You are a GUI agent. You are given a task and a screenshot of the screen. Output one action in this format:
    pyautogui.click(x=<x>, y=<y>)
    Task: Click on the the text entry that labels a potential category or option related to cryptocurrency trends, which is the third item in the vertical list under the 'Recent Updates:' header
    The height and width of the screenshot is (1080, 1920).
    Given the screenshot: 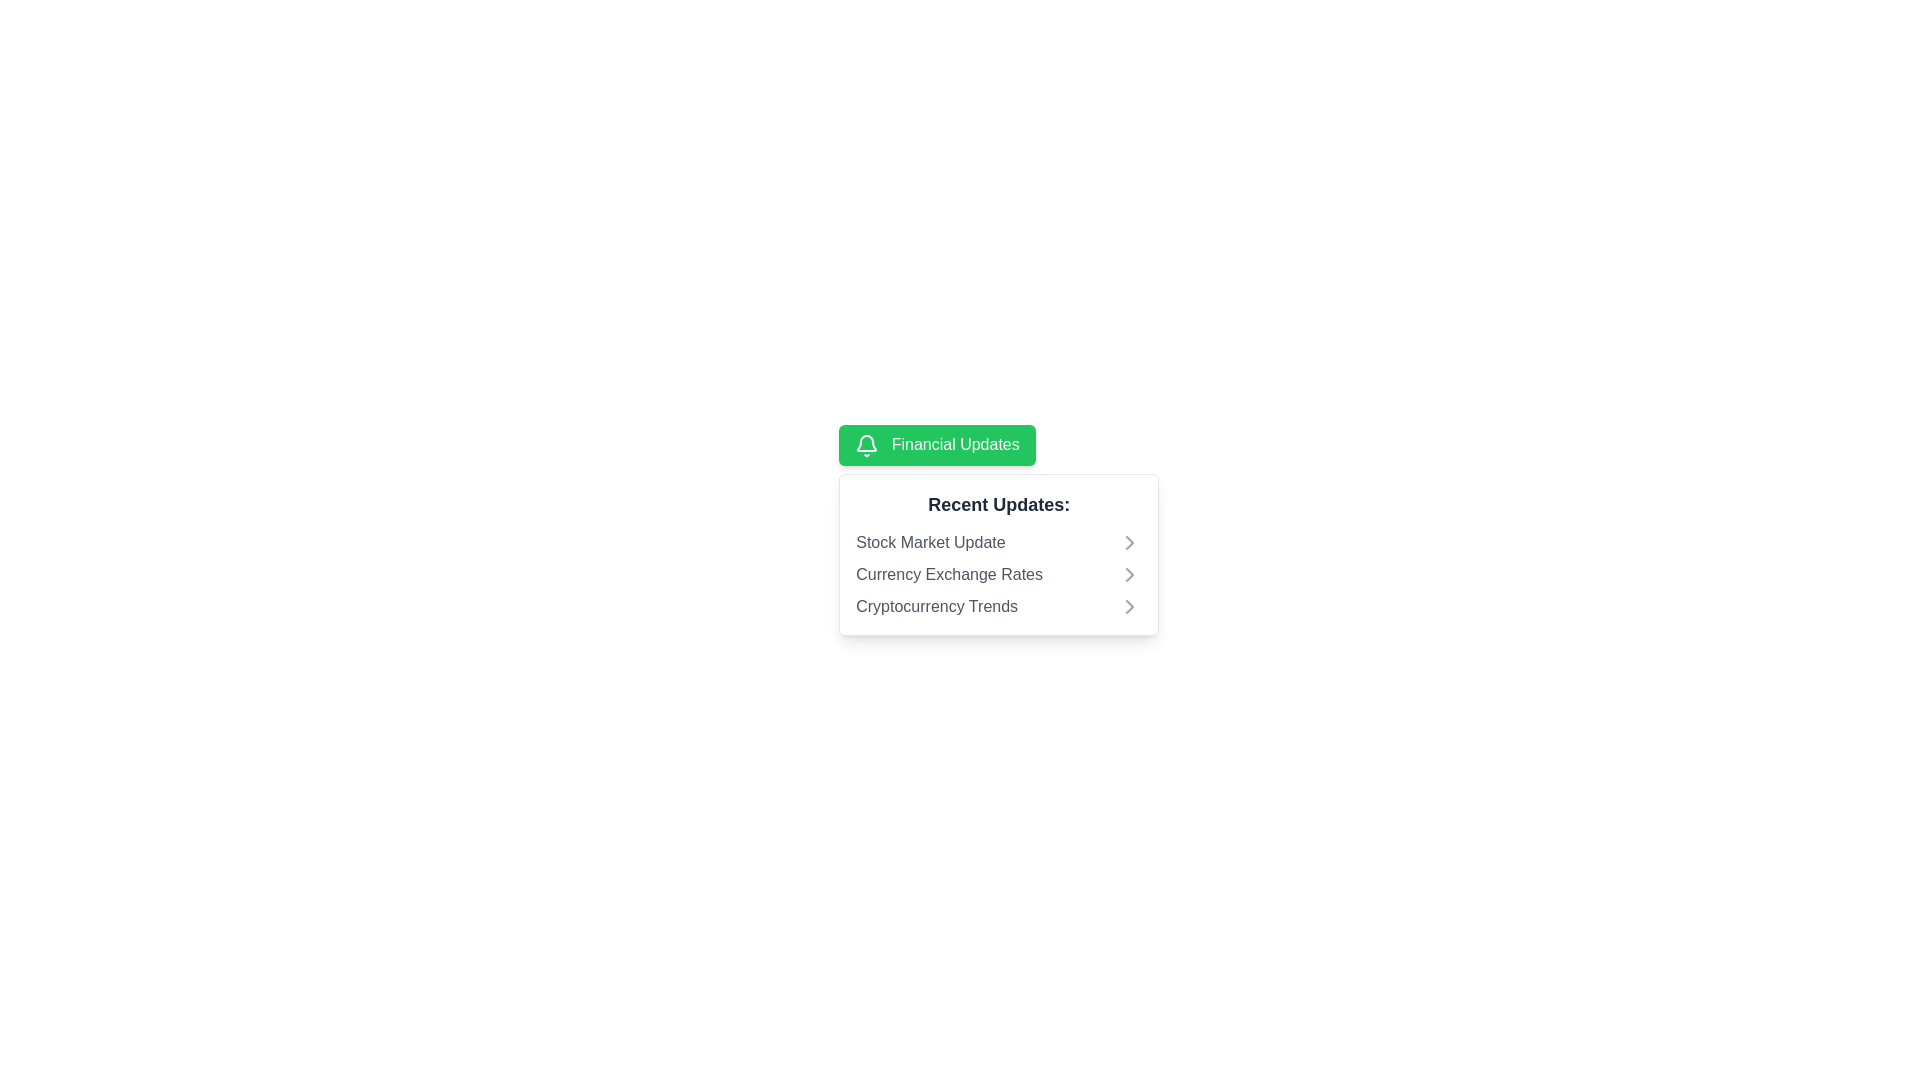 What is the action you would take?
    pyautogui.click(x=936, y=605)
    